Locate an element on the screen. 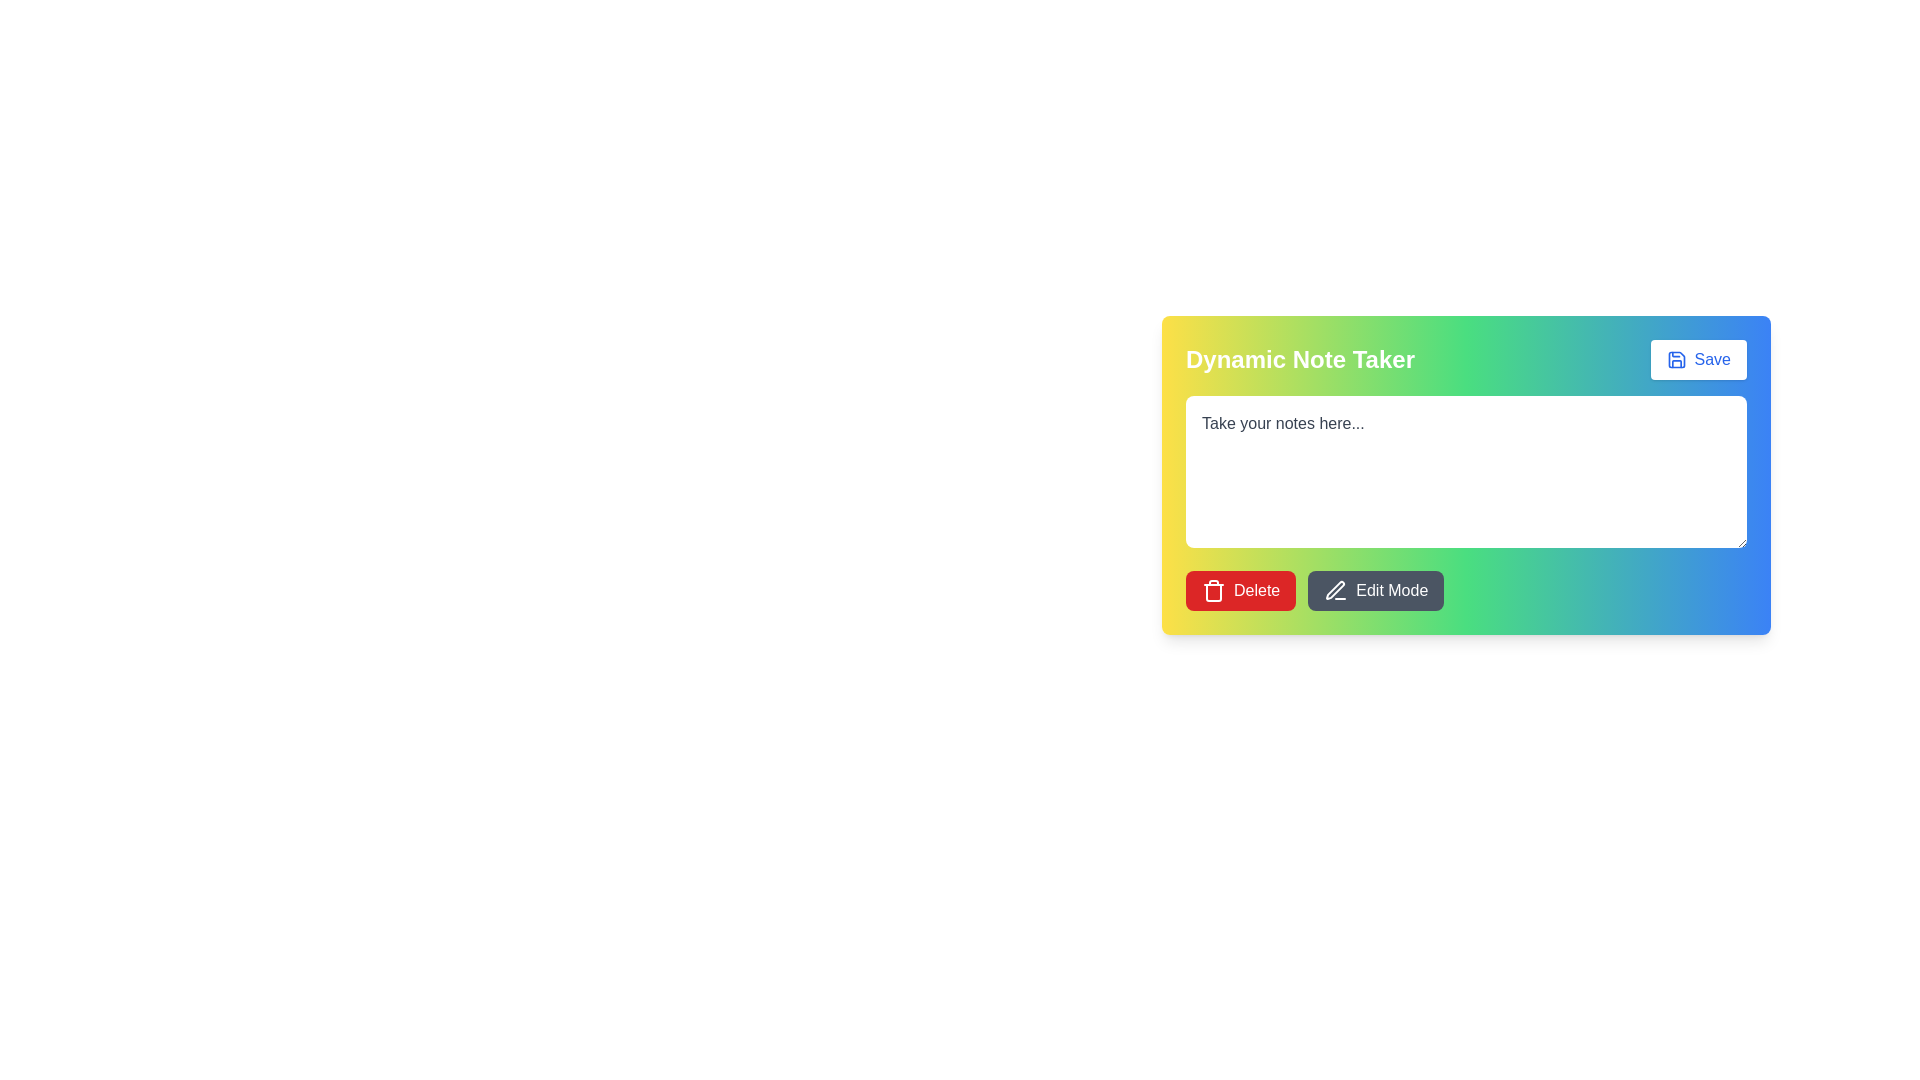  the 'Edit Mode' text label in the dark gray button is located at coordinates (1391, 589).